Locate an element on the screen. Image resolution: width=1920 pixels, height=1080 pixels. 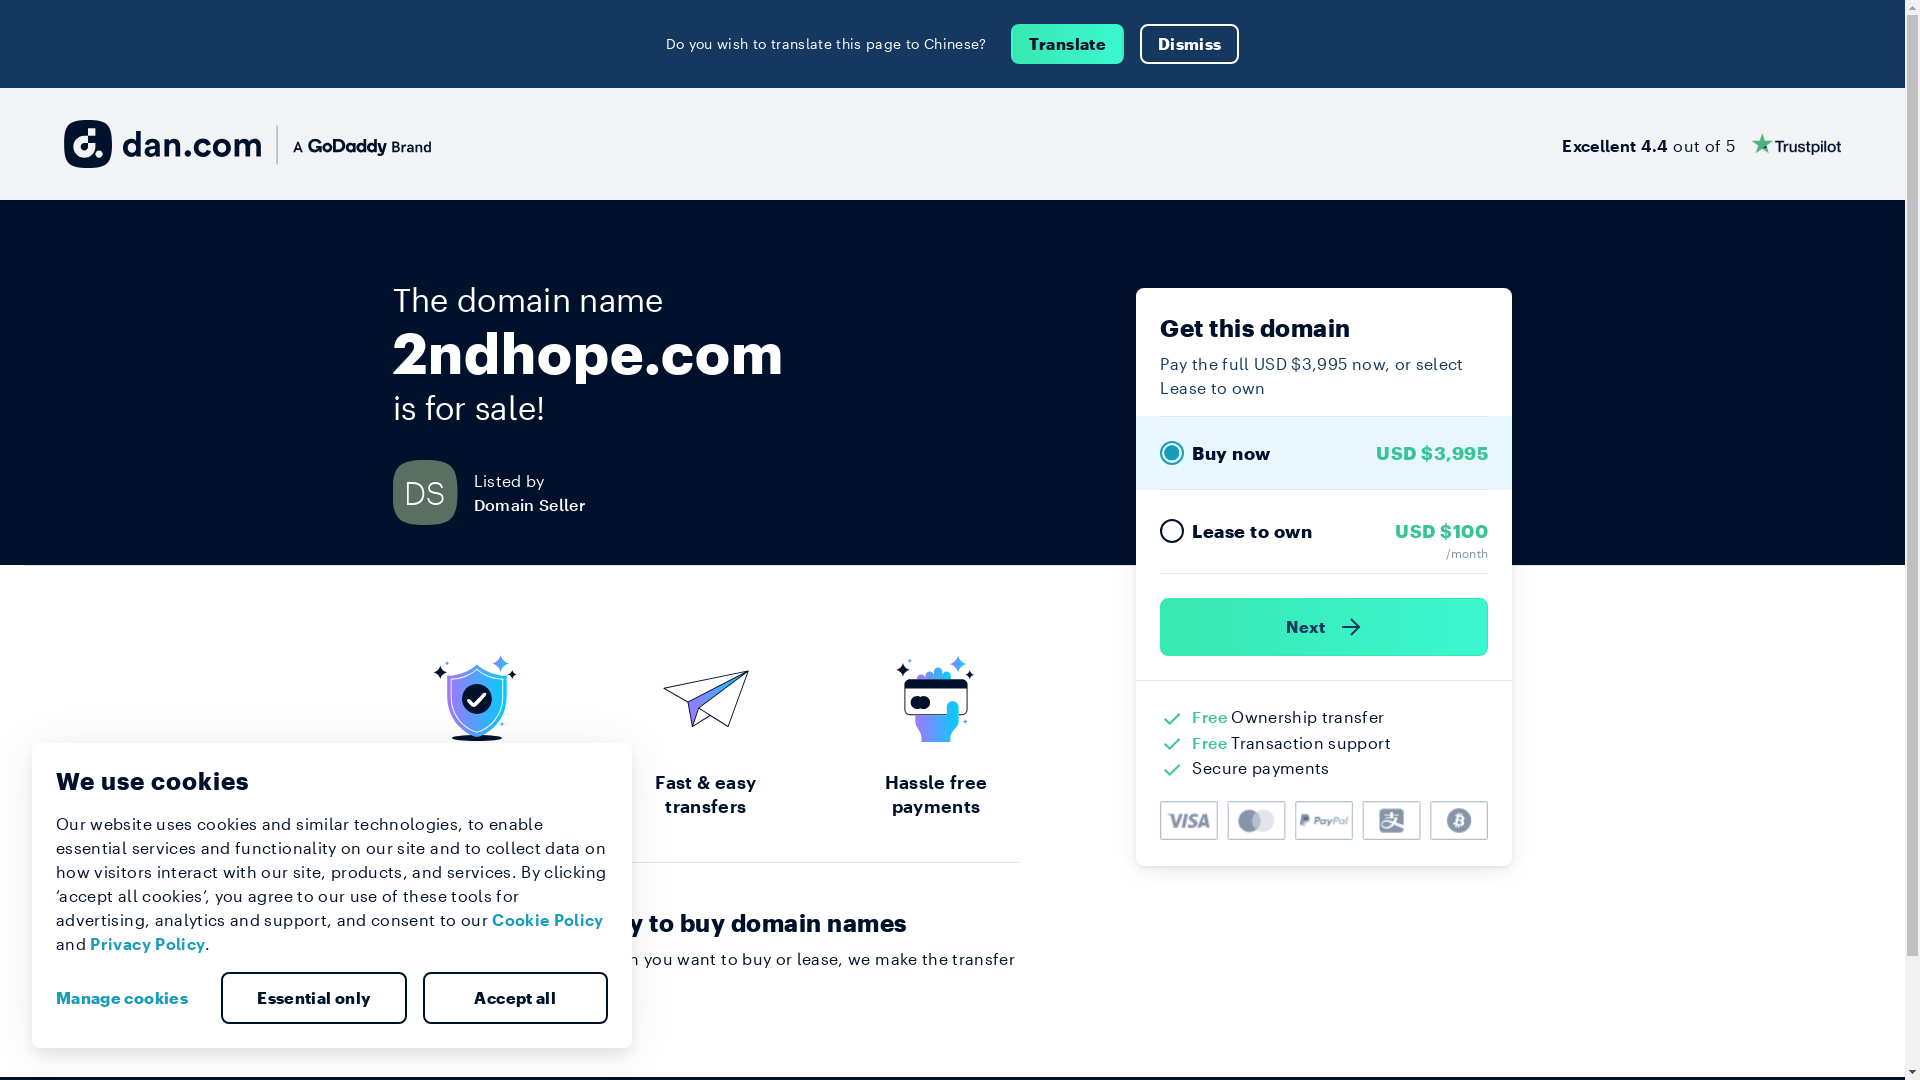
'Translate' is located at coordinates (1066, 43).